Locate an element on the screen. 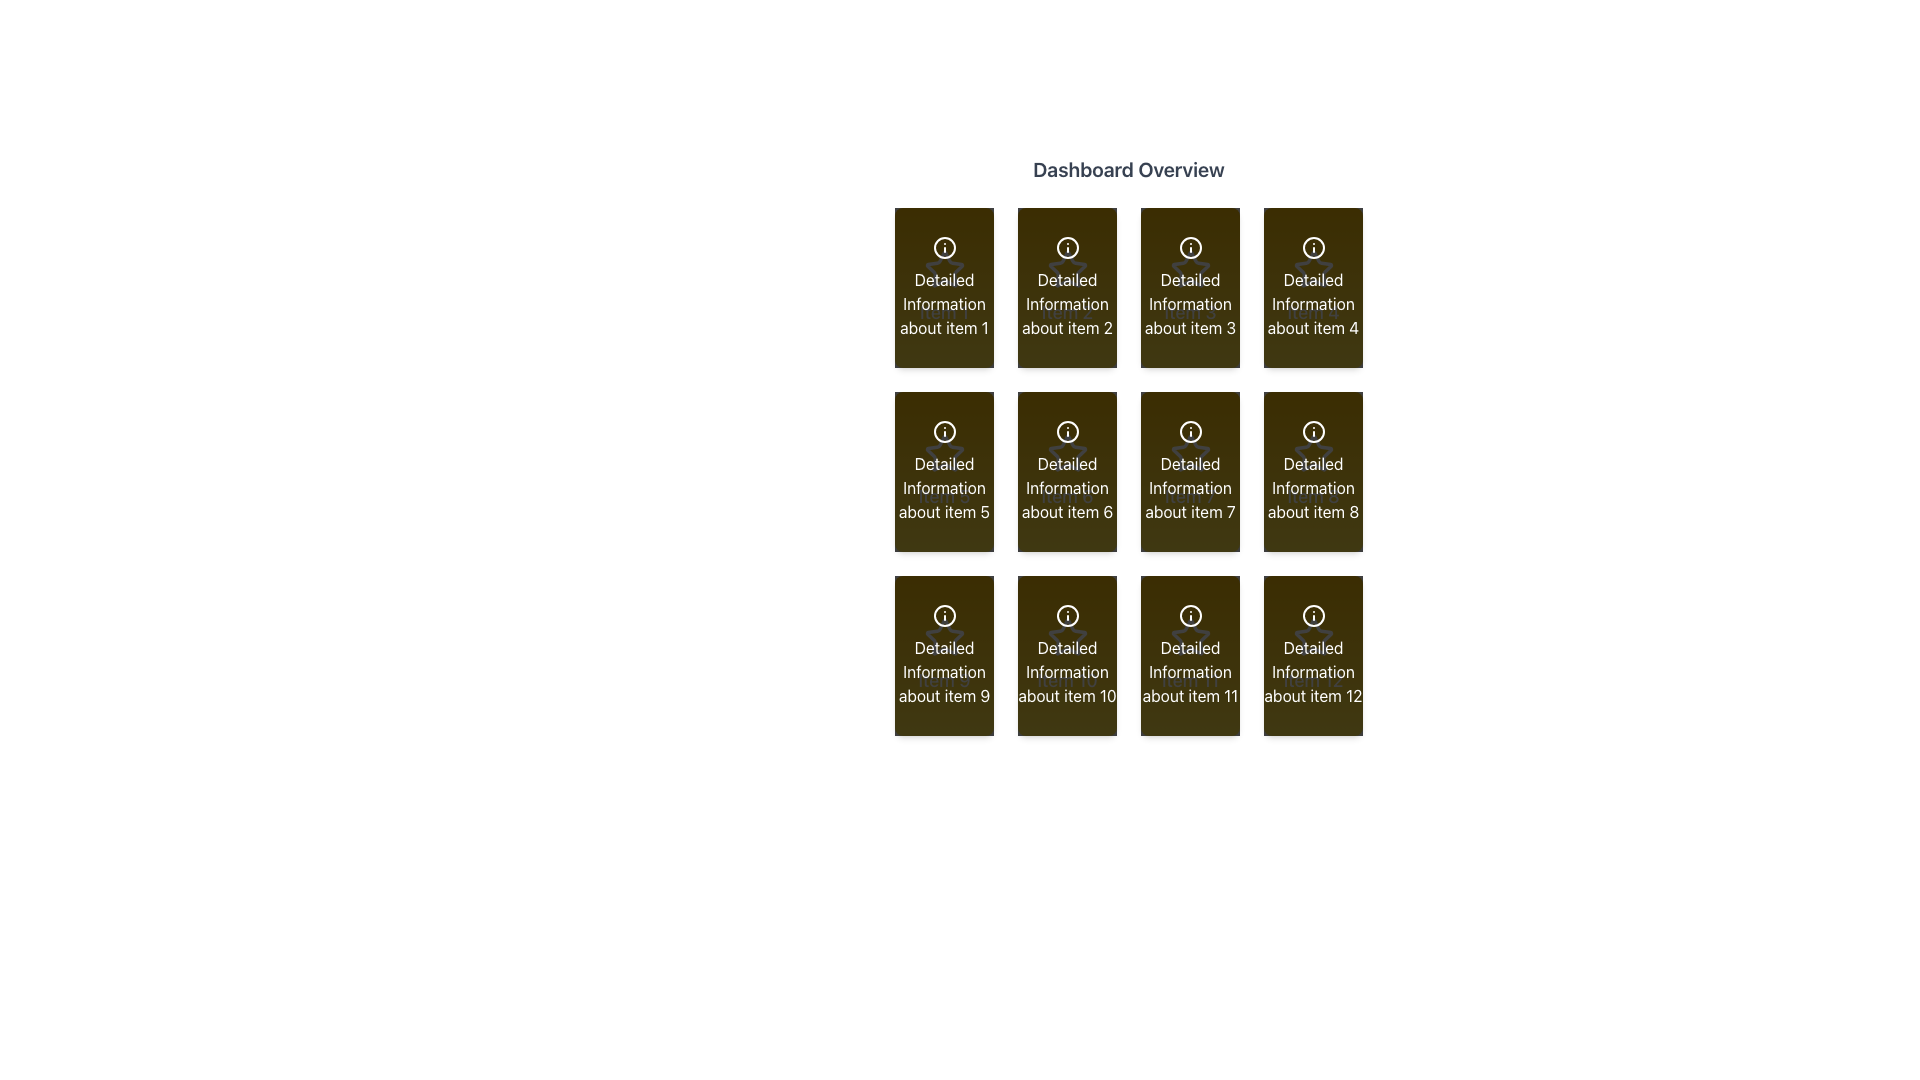 The image size is (1920, 1080). the informational icon located in the top-left corner of the grid layout, which provides additional details related to the associated item is located at coordinates (943, 246).